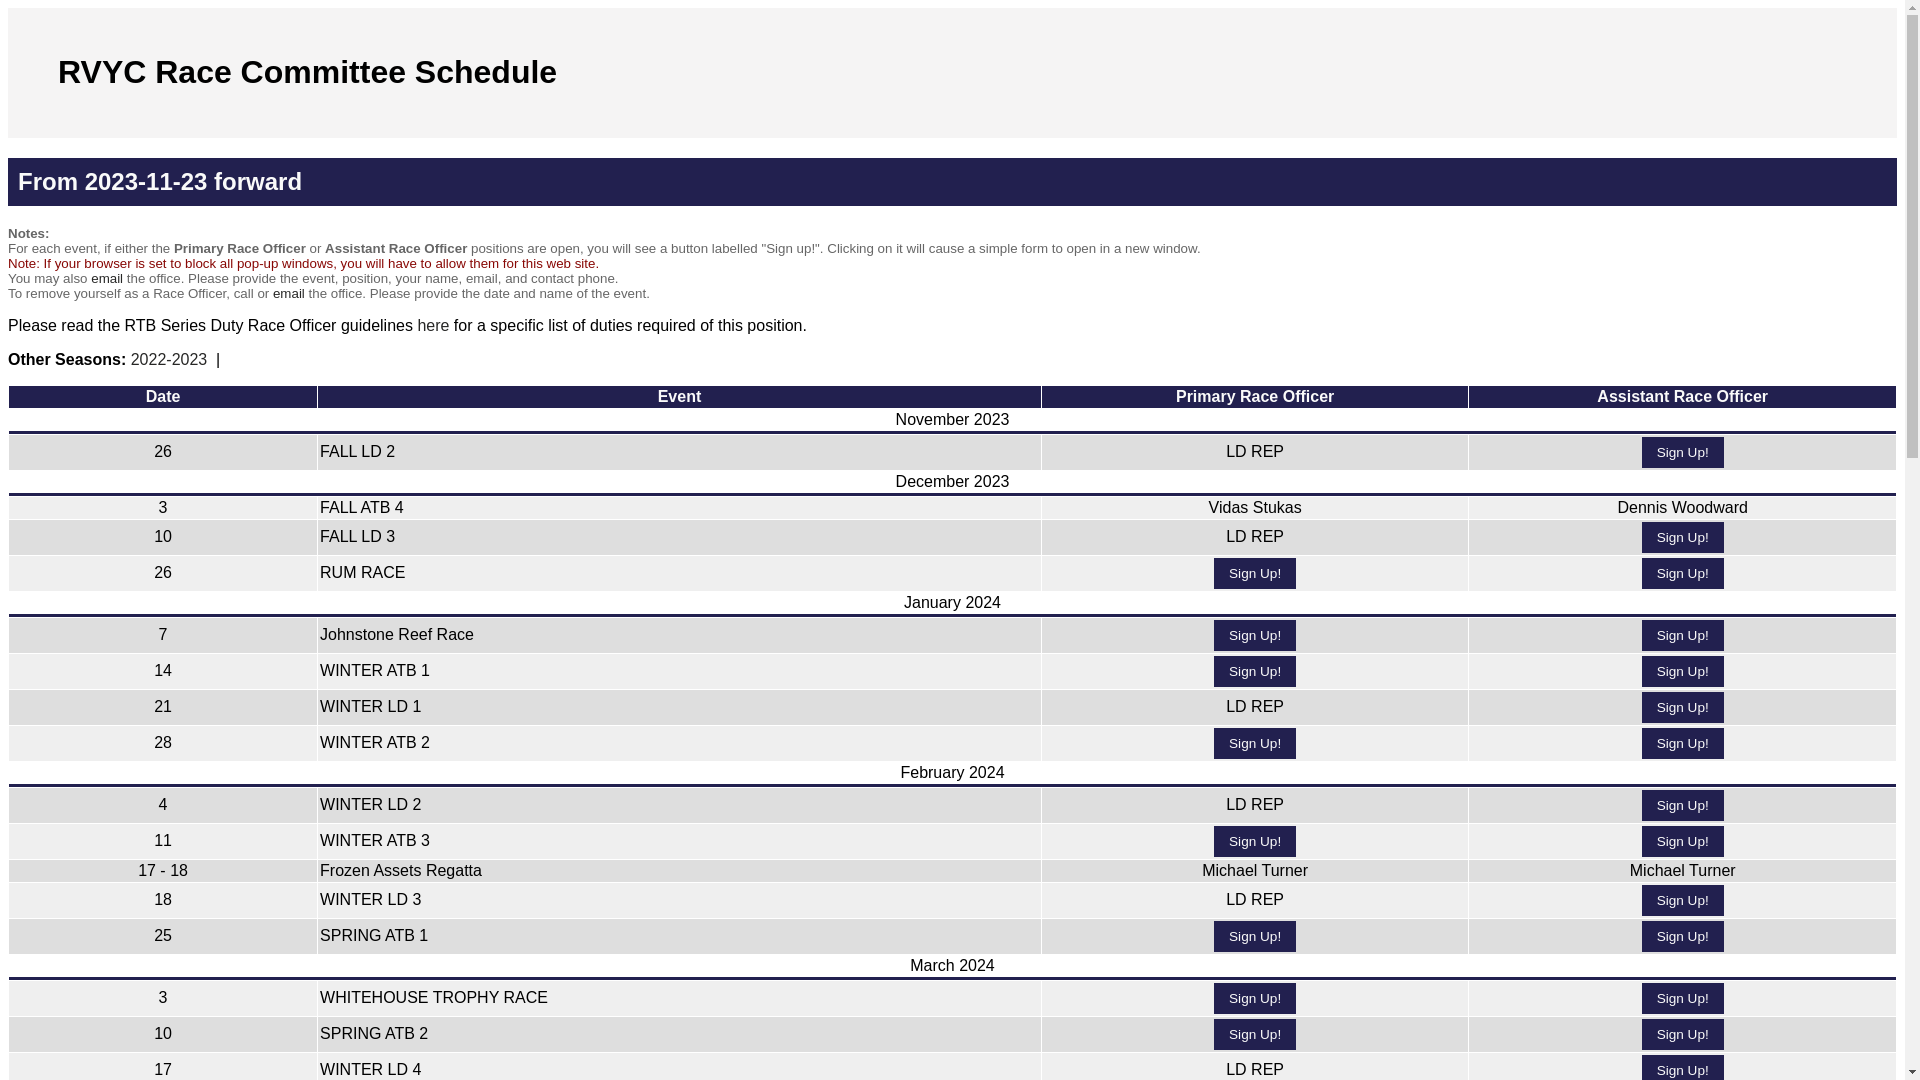 The width and height of the screenshot is (1920, 1080). What do you see at coordinates (1253, 635) in the screenshot?
I see `'Sign Up!'` at bounding box center [1253, 635].